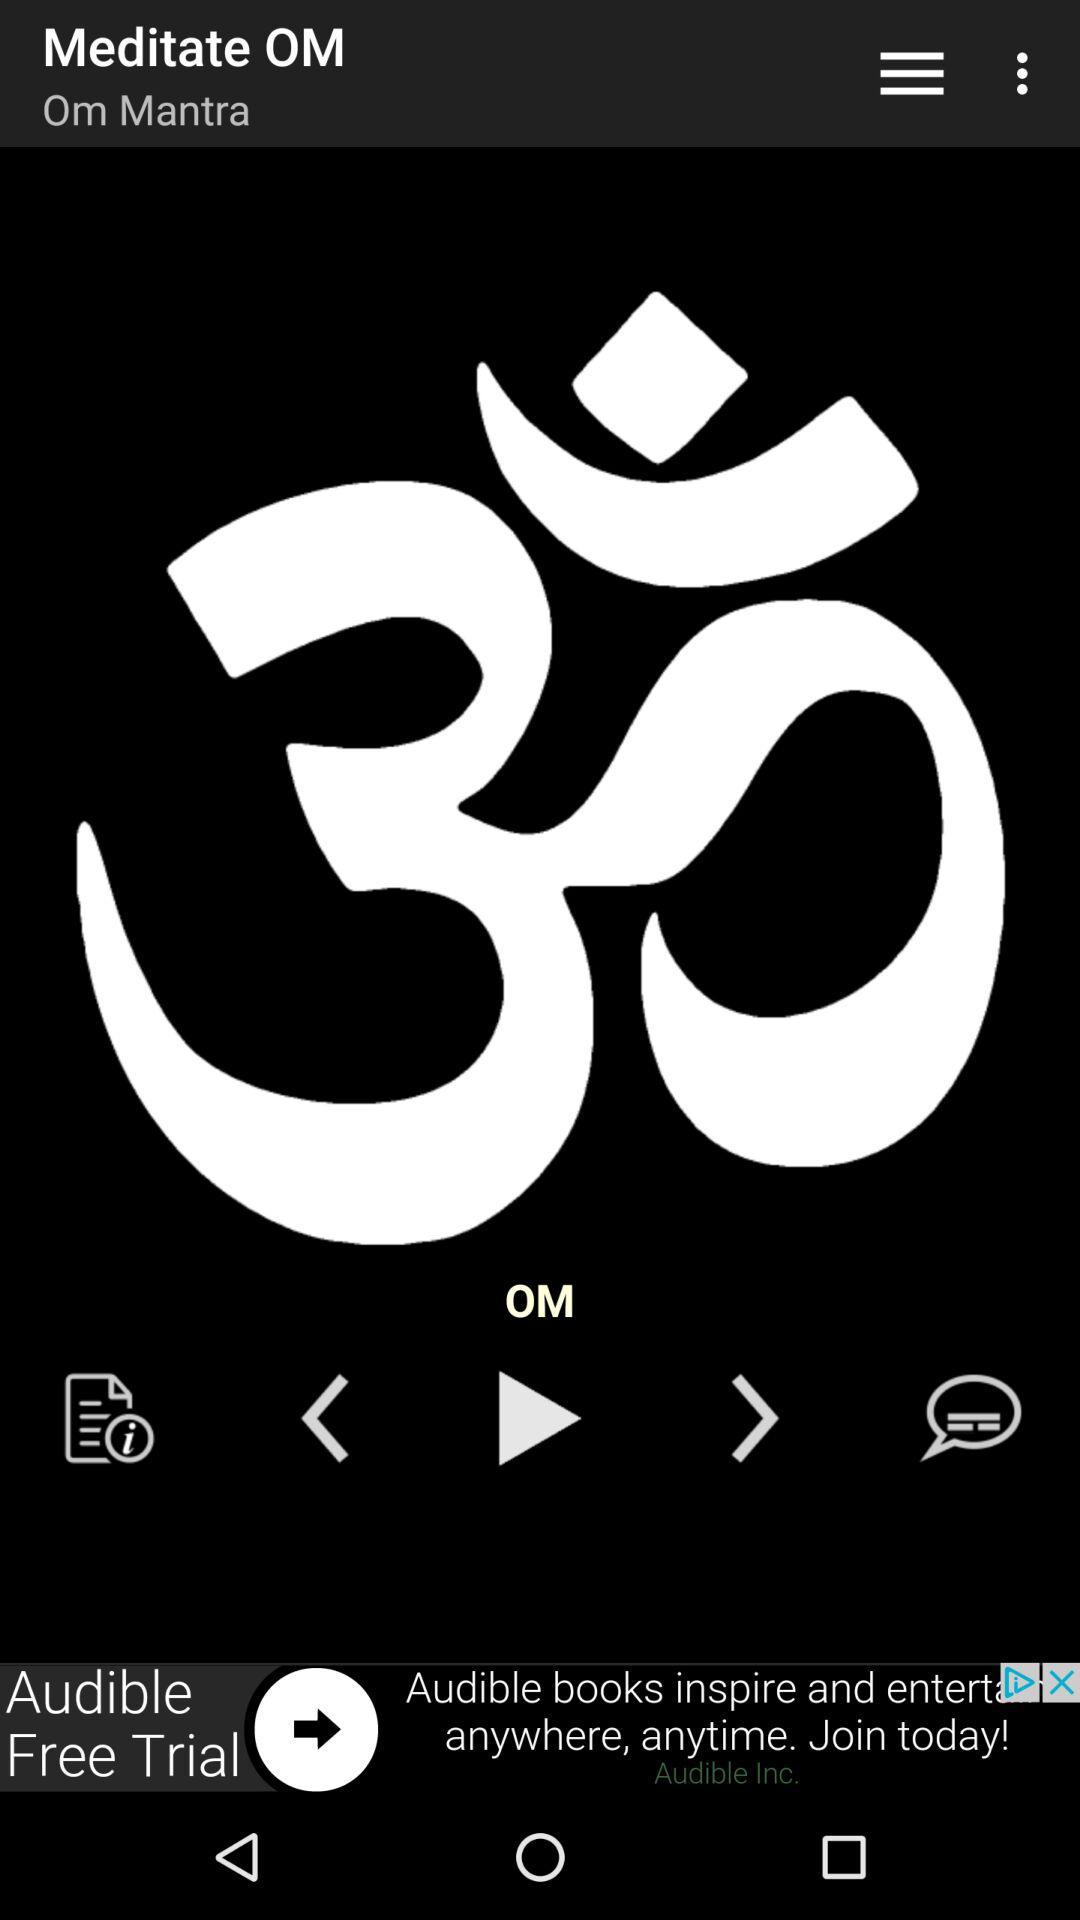  What do you see at coordinates (540, 768) in the screenshot?
I see `god symbol` at bounding box center [540, 768].